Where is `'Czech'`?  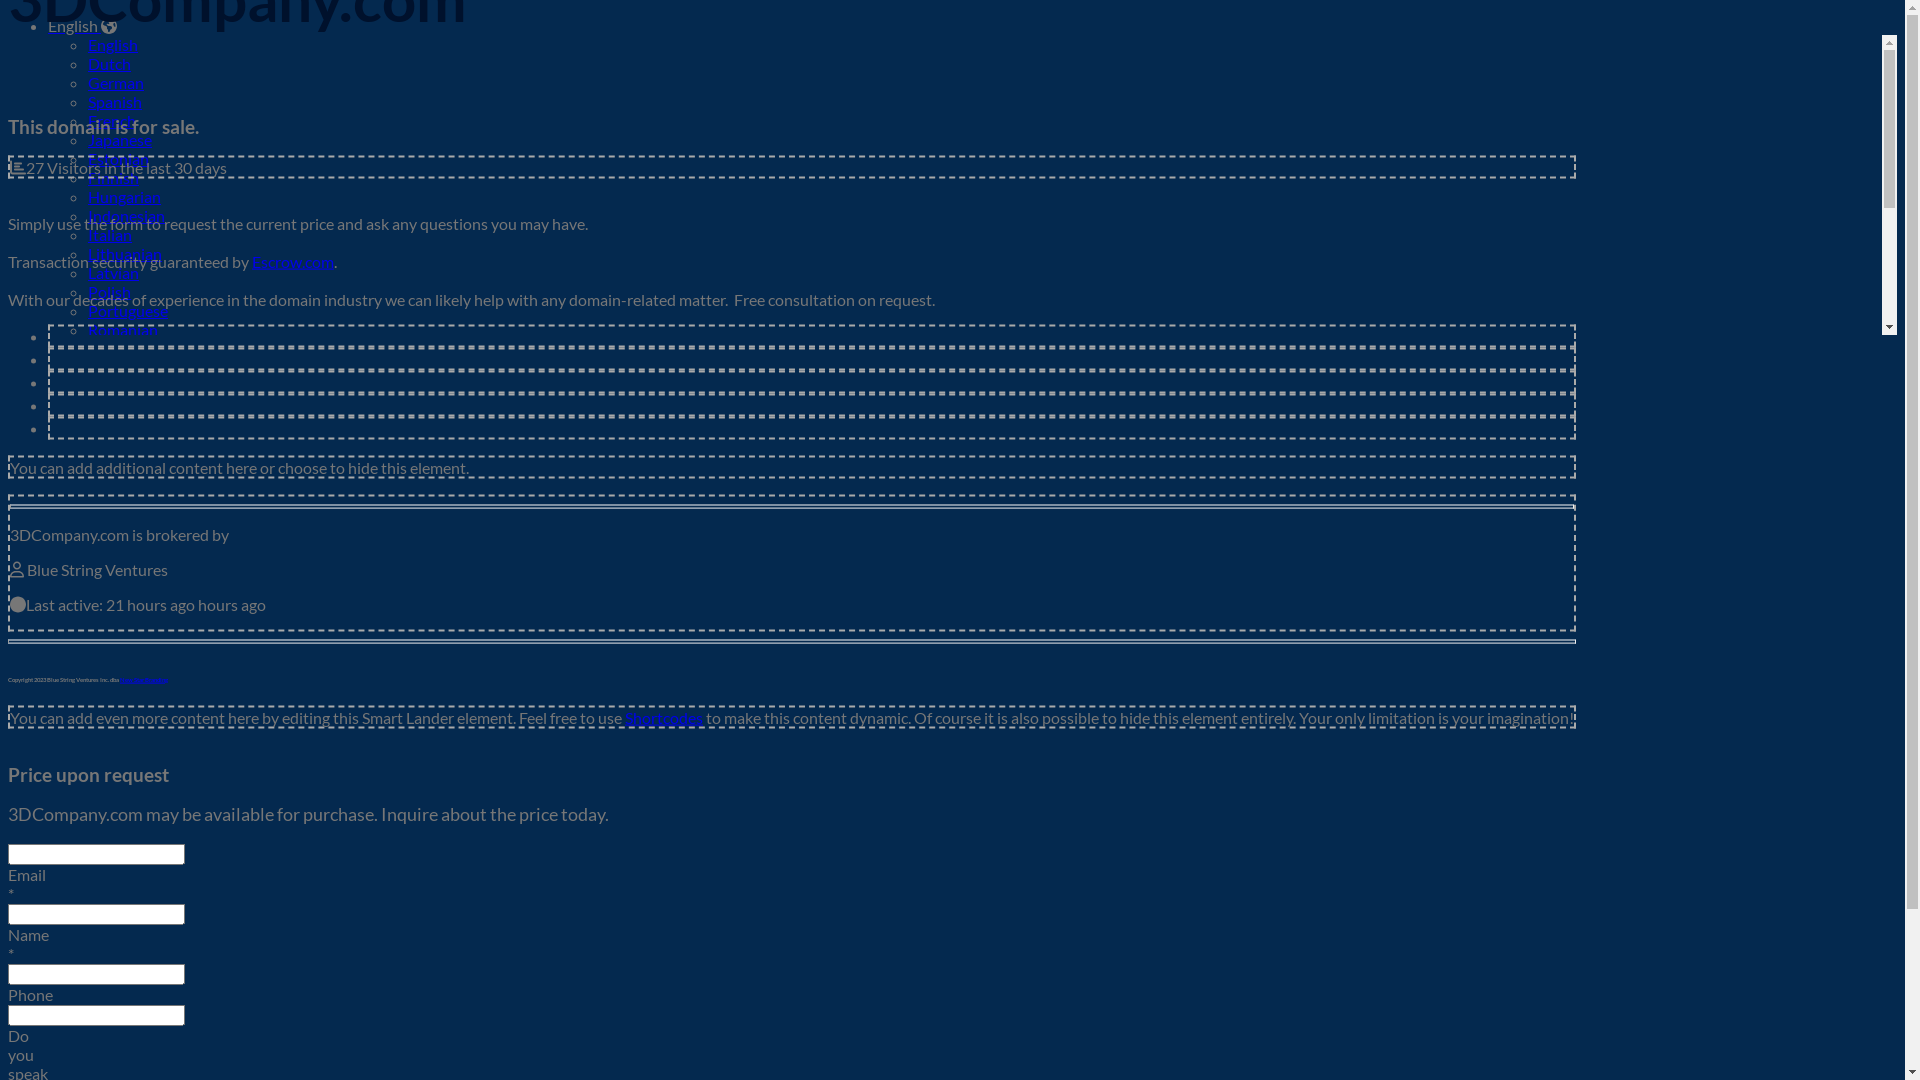
'Czech' is located at coordinates (108, 499).